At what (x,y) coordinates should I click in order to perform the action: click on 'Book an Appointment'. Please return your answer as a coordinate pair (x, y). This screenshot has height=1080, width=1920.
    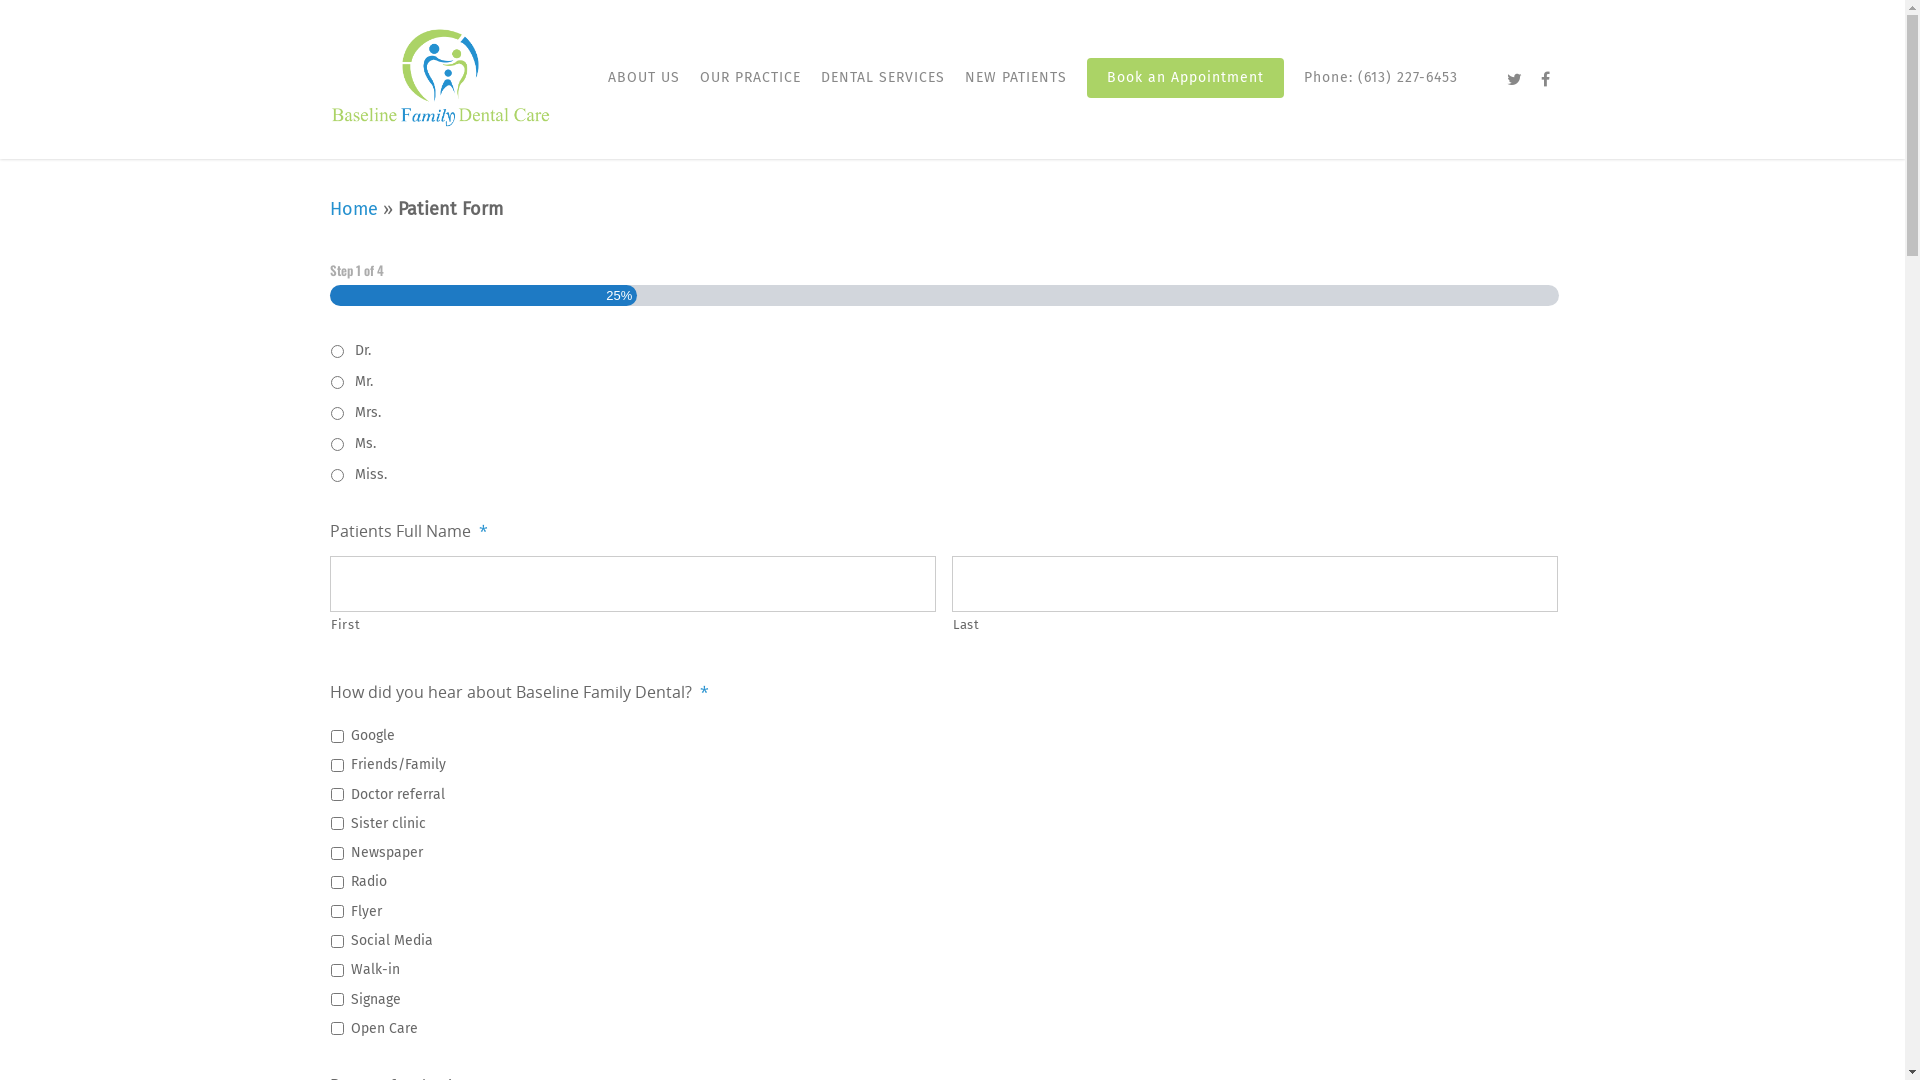
    Looking at the image, I should click on (1085, 91).